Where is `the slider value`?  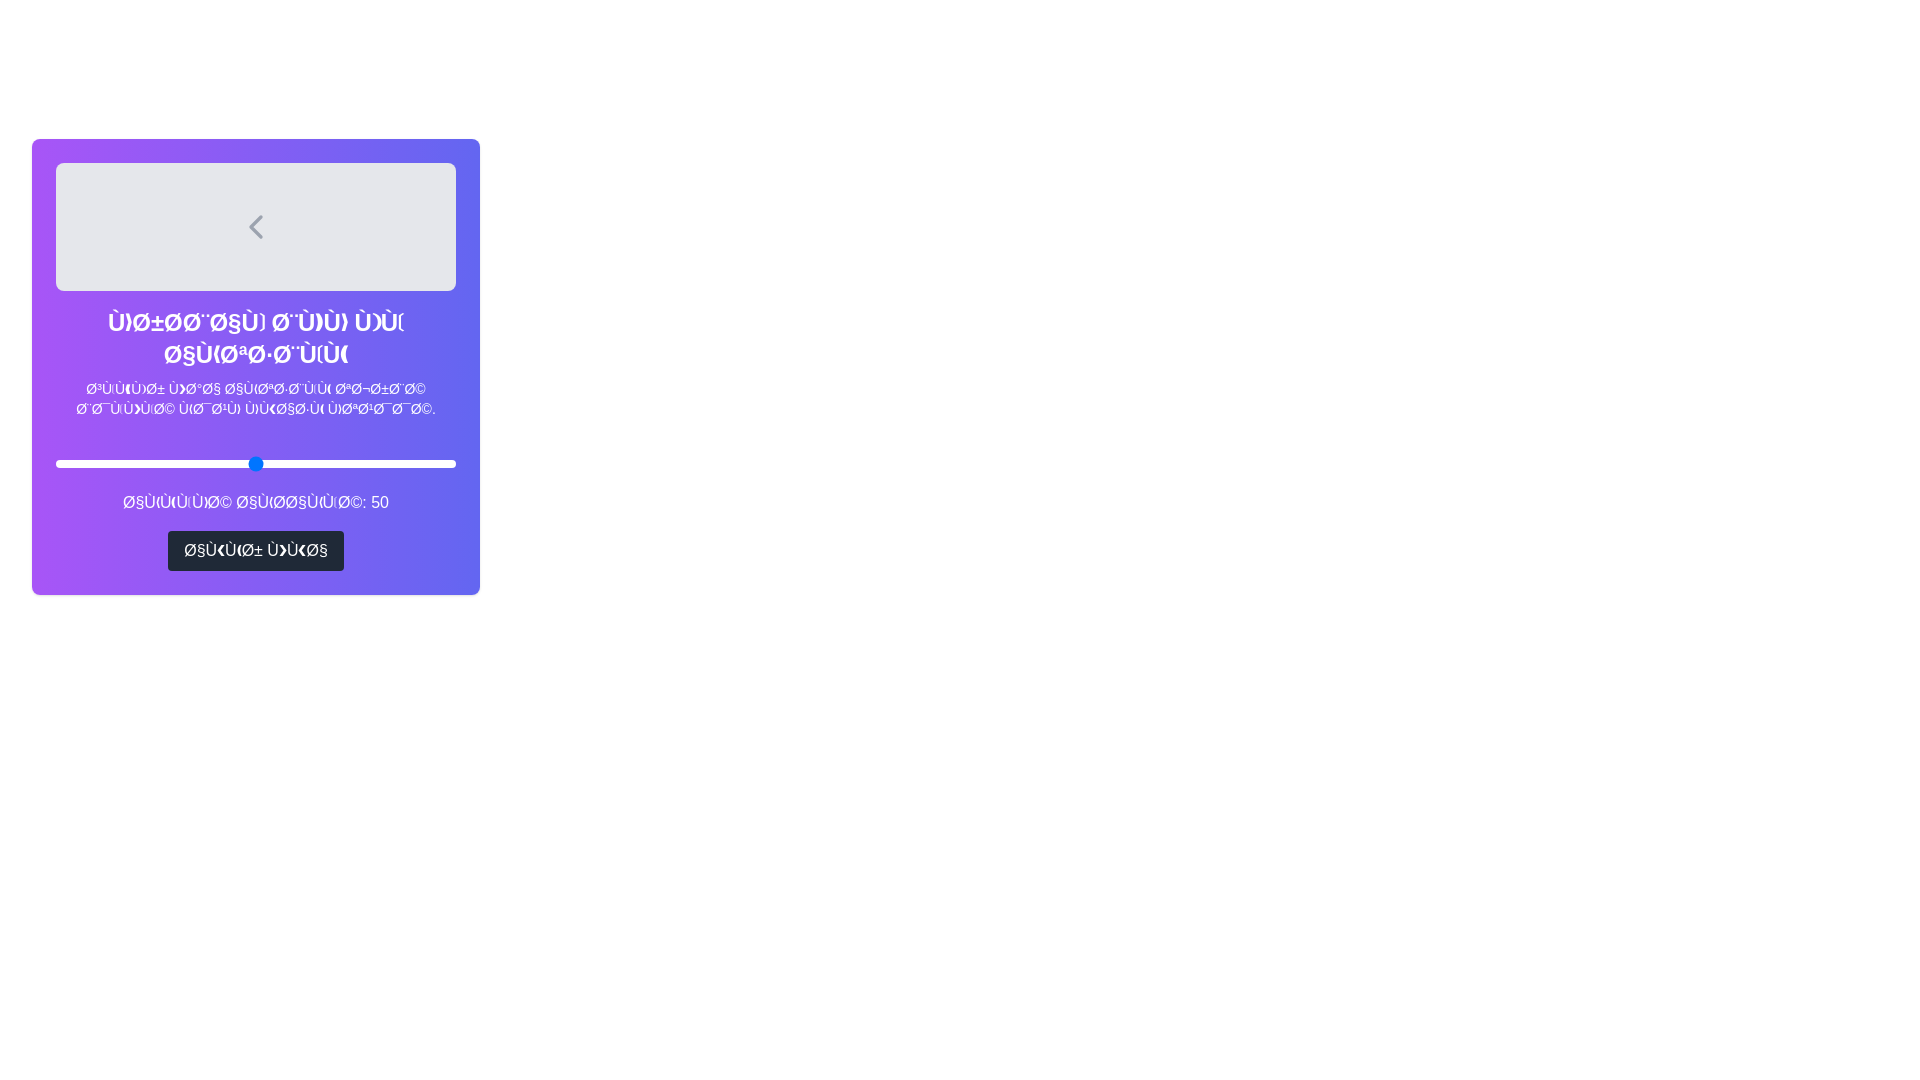 the slider value is located at coordinates (119, 463).